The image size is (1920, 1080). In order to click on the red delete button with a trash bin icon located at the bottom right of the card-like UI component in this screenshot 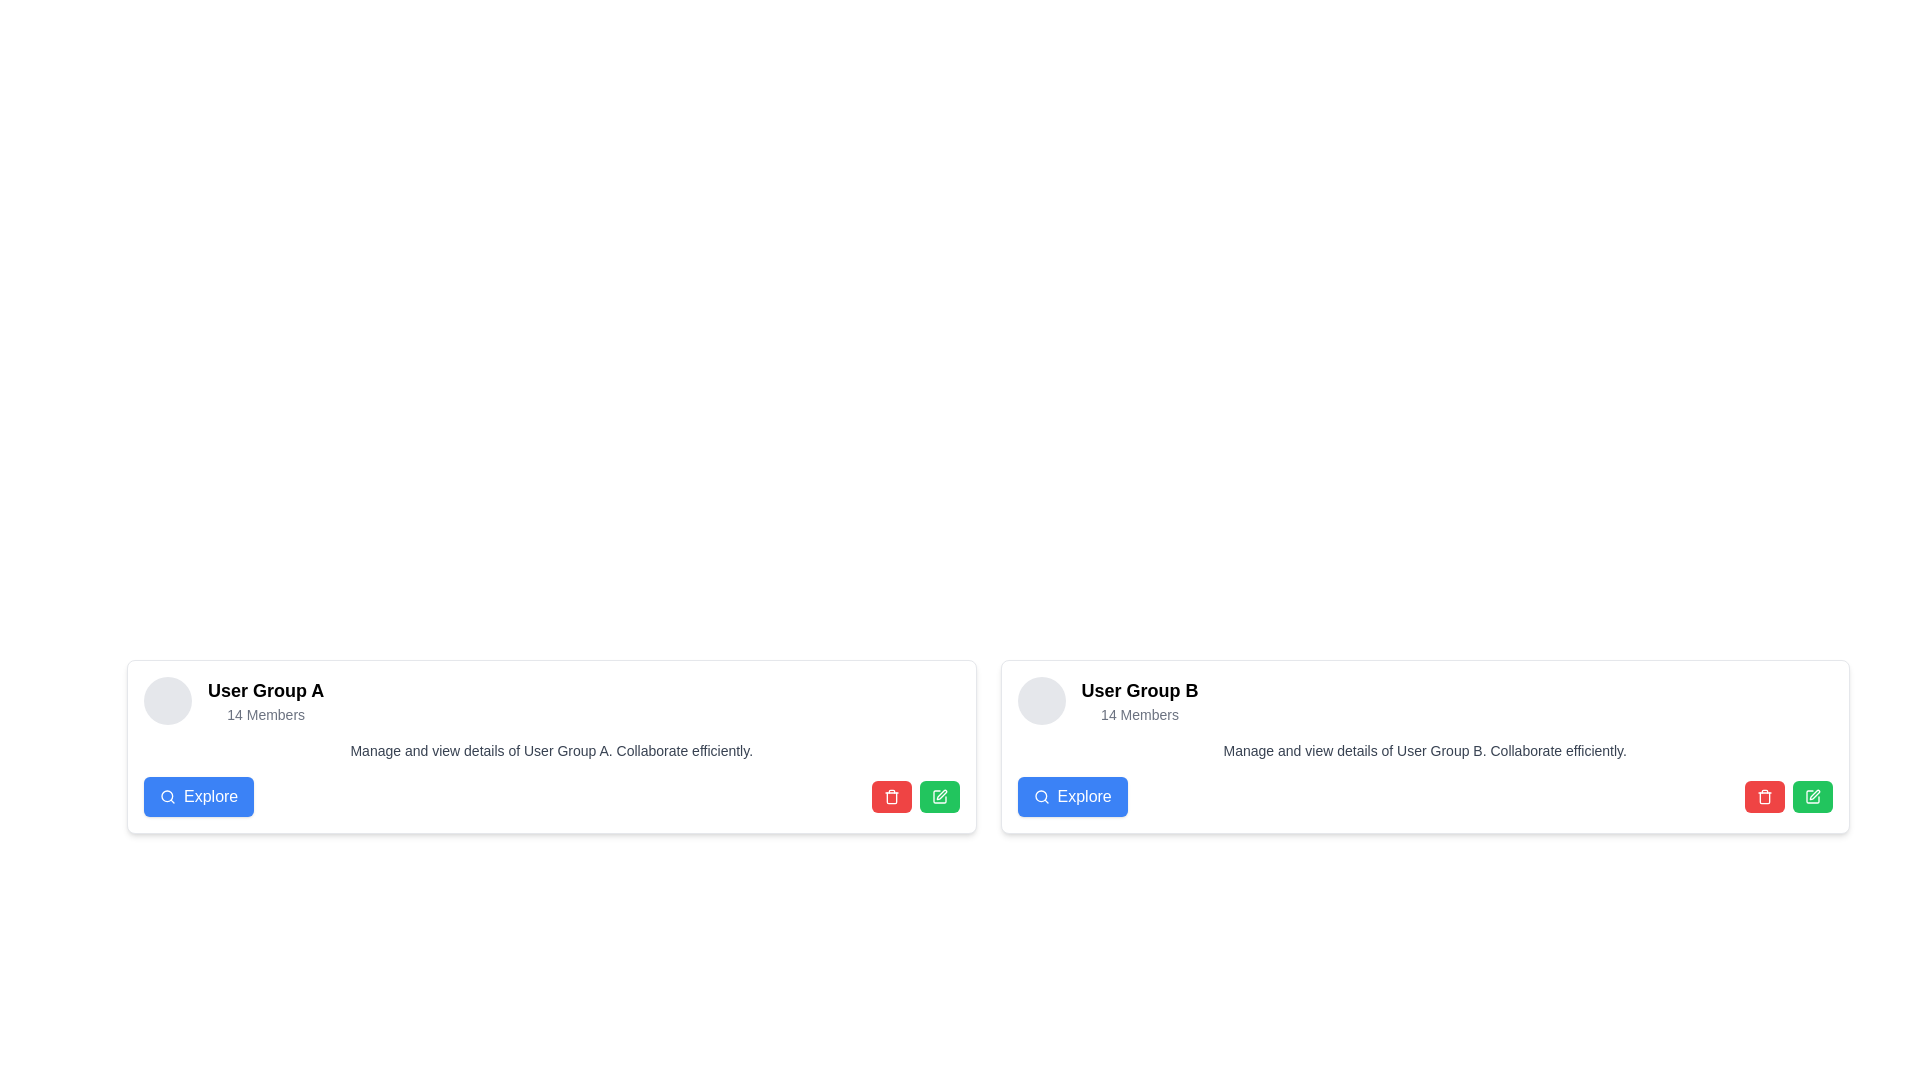, I will do `click(1765, 796)`.